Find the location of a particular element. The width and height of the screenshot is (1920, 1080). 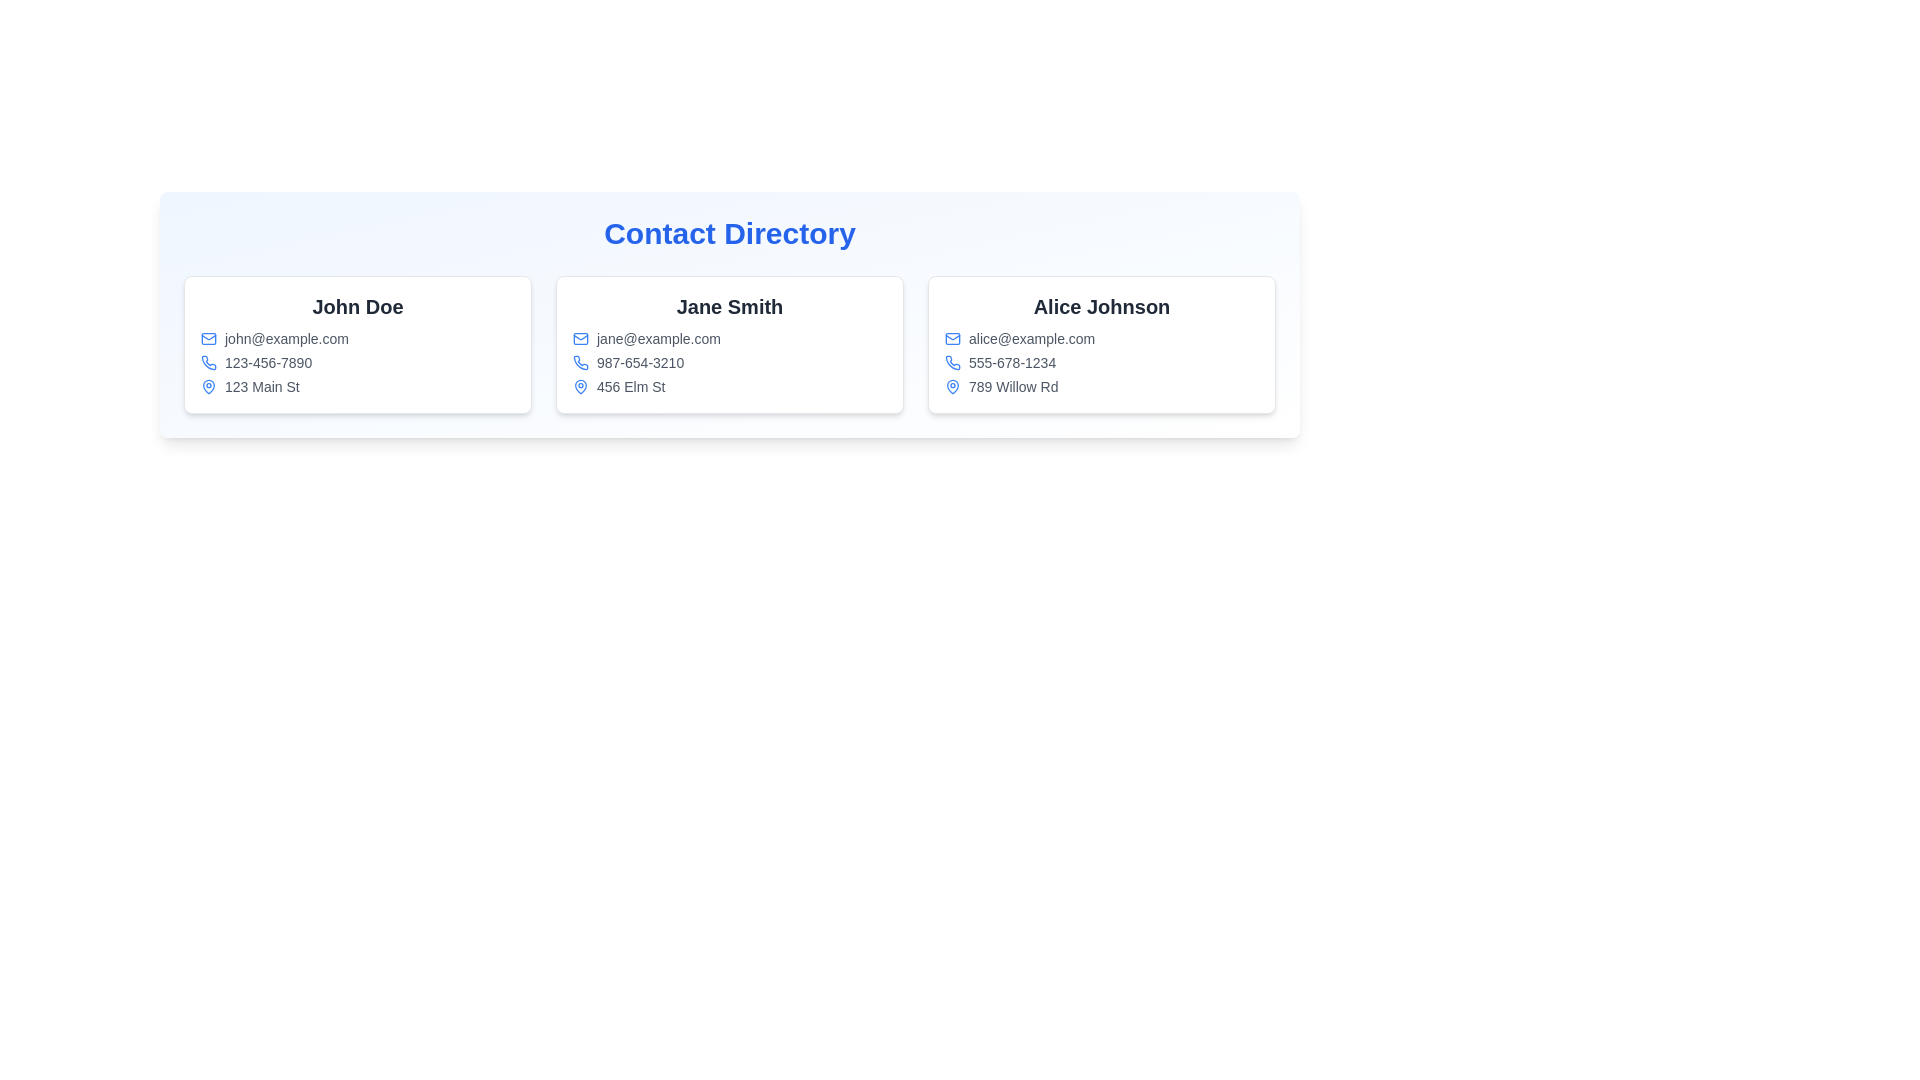

the blue outlined map pin icon with a white fill, located next to the text entry '456 Elm St' is located at coordinates (579, 386).